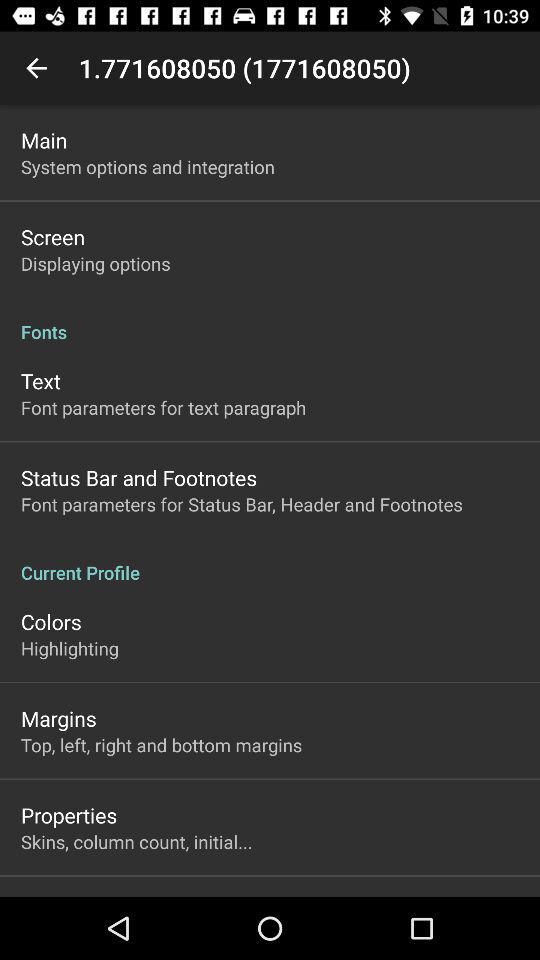 This screenshot has width=540, height=960. Describe the element at coordinates (94, 262) in the screenshot. I see `item below screen app` at that location.